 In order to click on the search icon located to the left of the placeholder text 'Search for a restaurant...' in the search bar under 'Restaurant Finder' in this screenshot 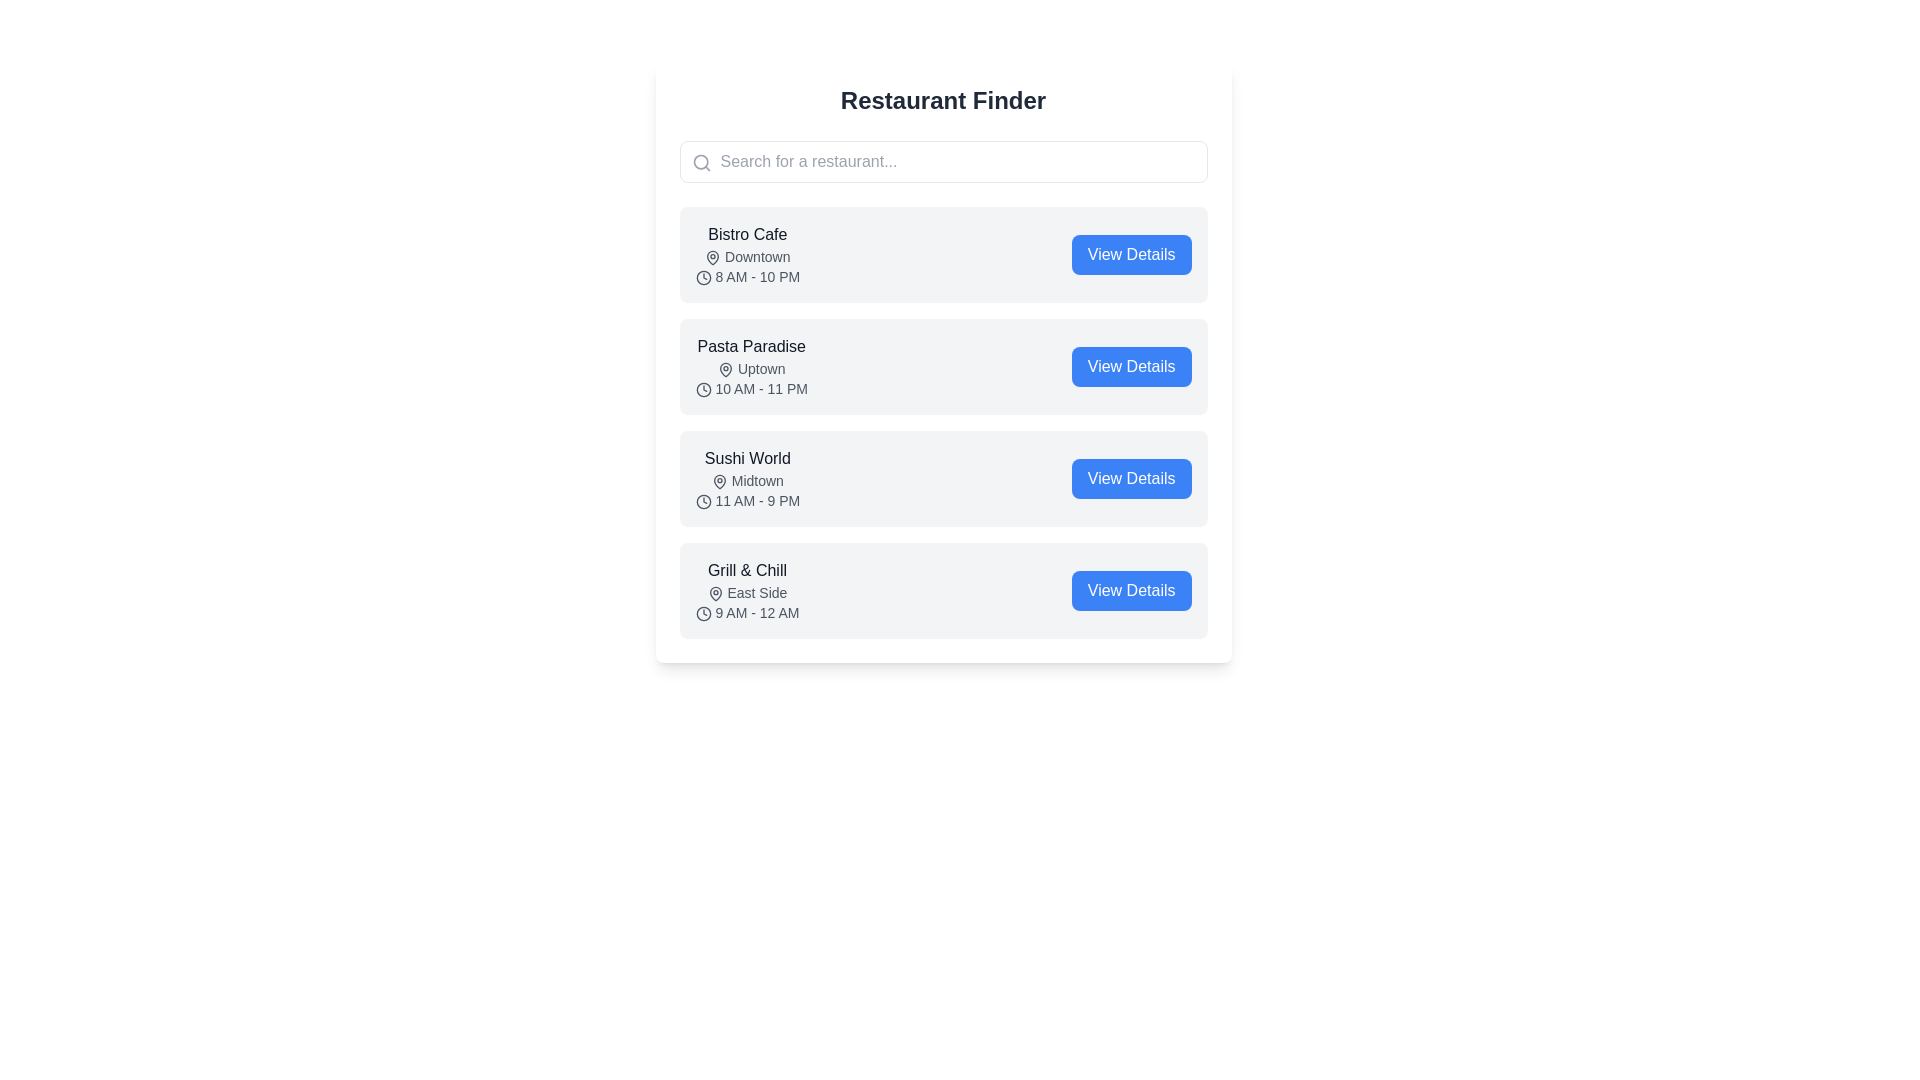, I will do `click(701, 161)`.